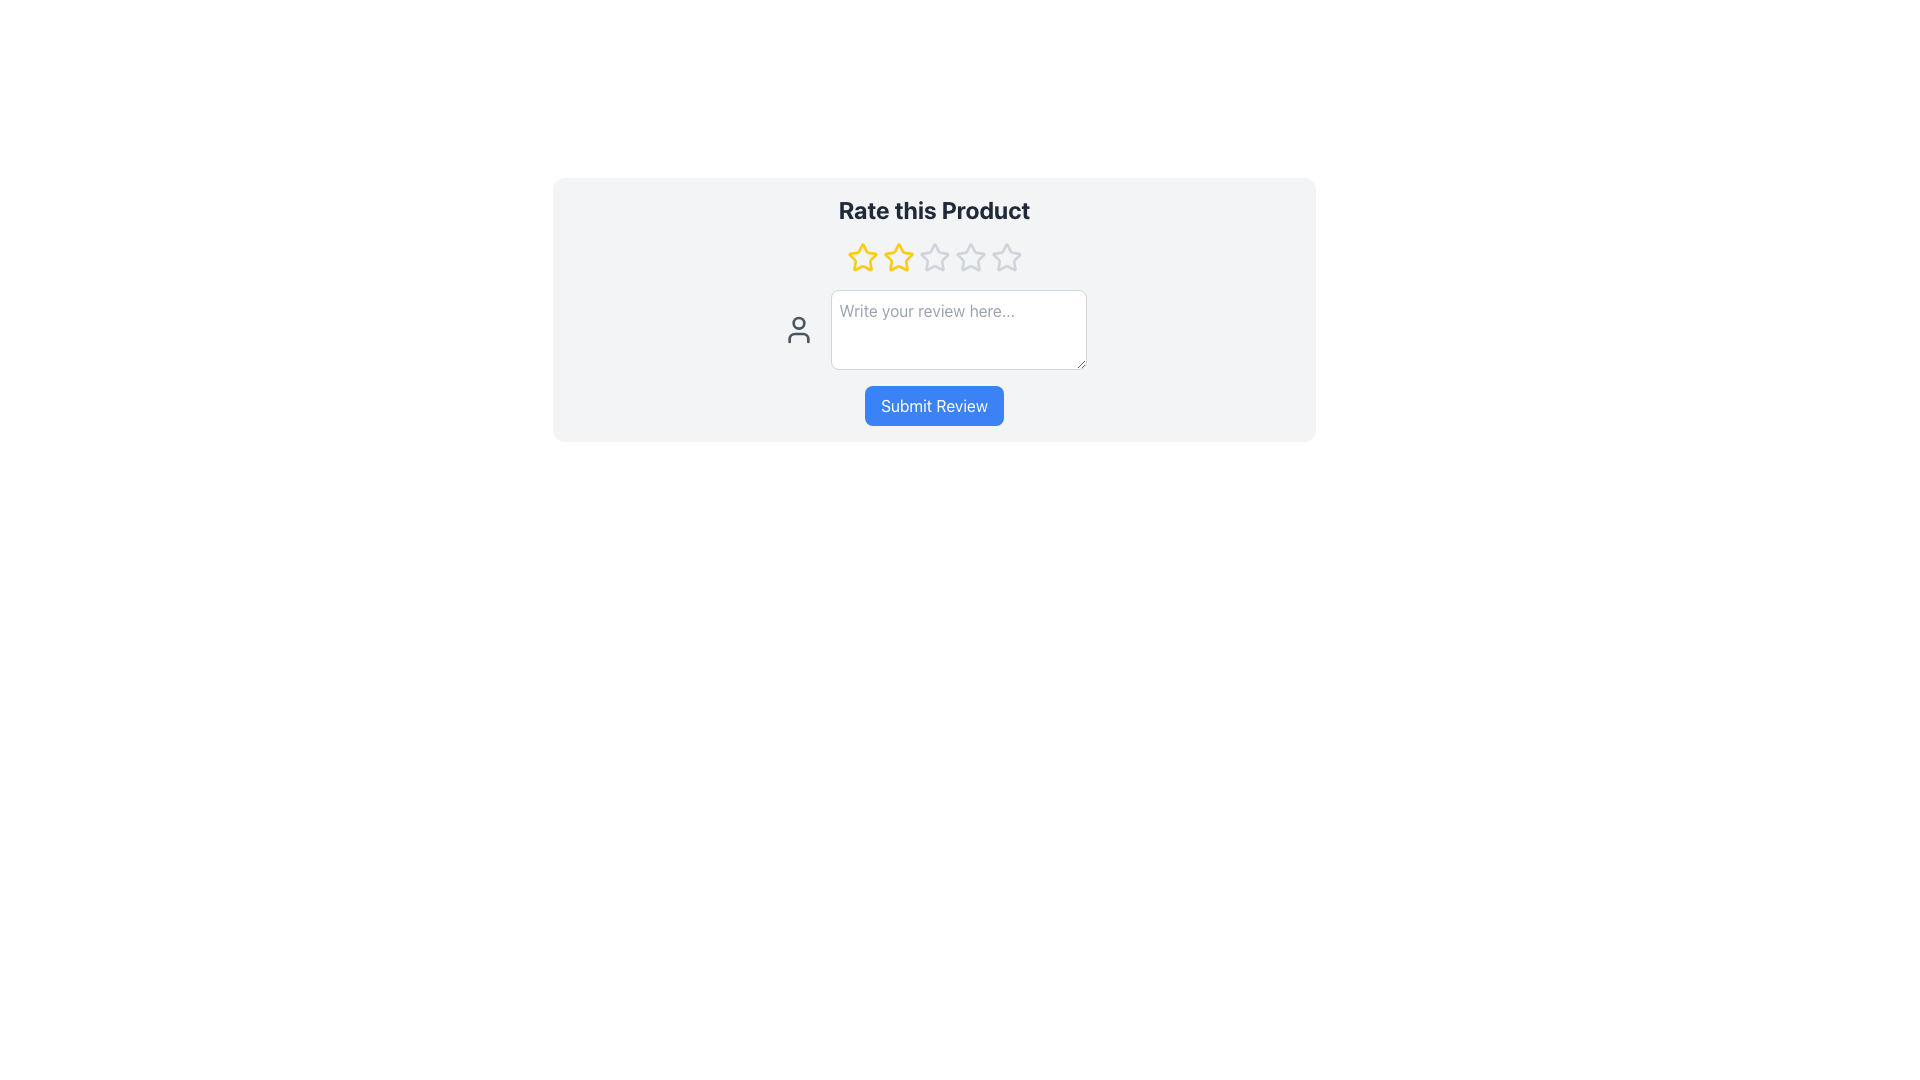 This screenshot has width=1920, height=1080. What do you see at coordinates (970, 257) in the screenshot?
I see `the fifth star in the horizontal row of rating stars, which is light gray with a thin black border, without performing any interaction` at bounding box center [970, 257].